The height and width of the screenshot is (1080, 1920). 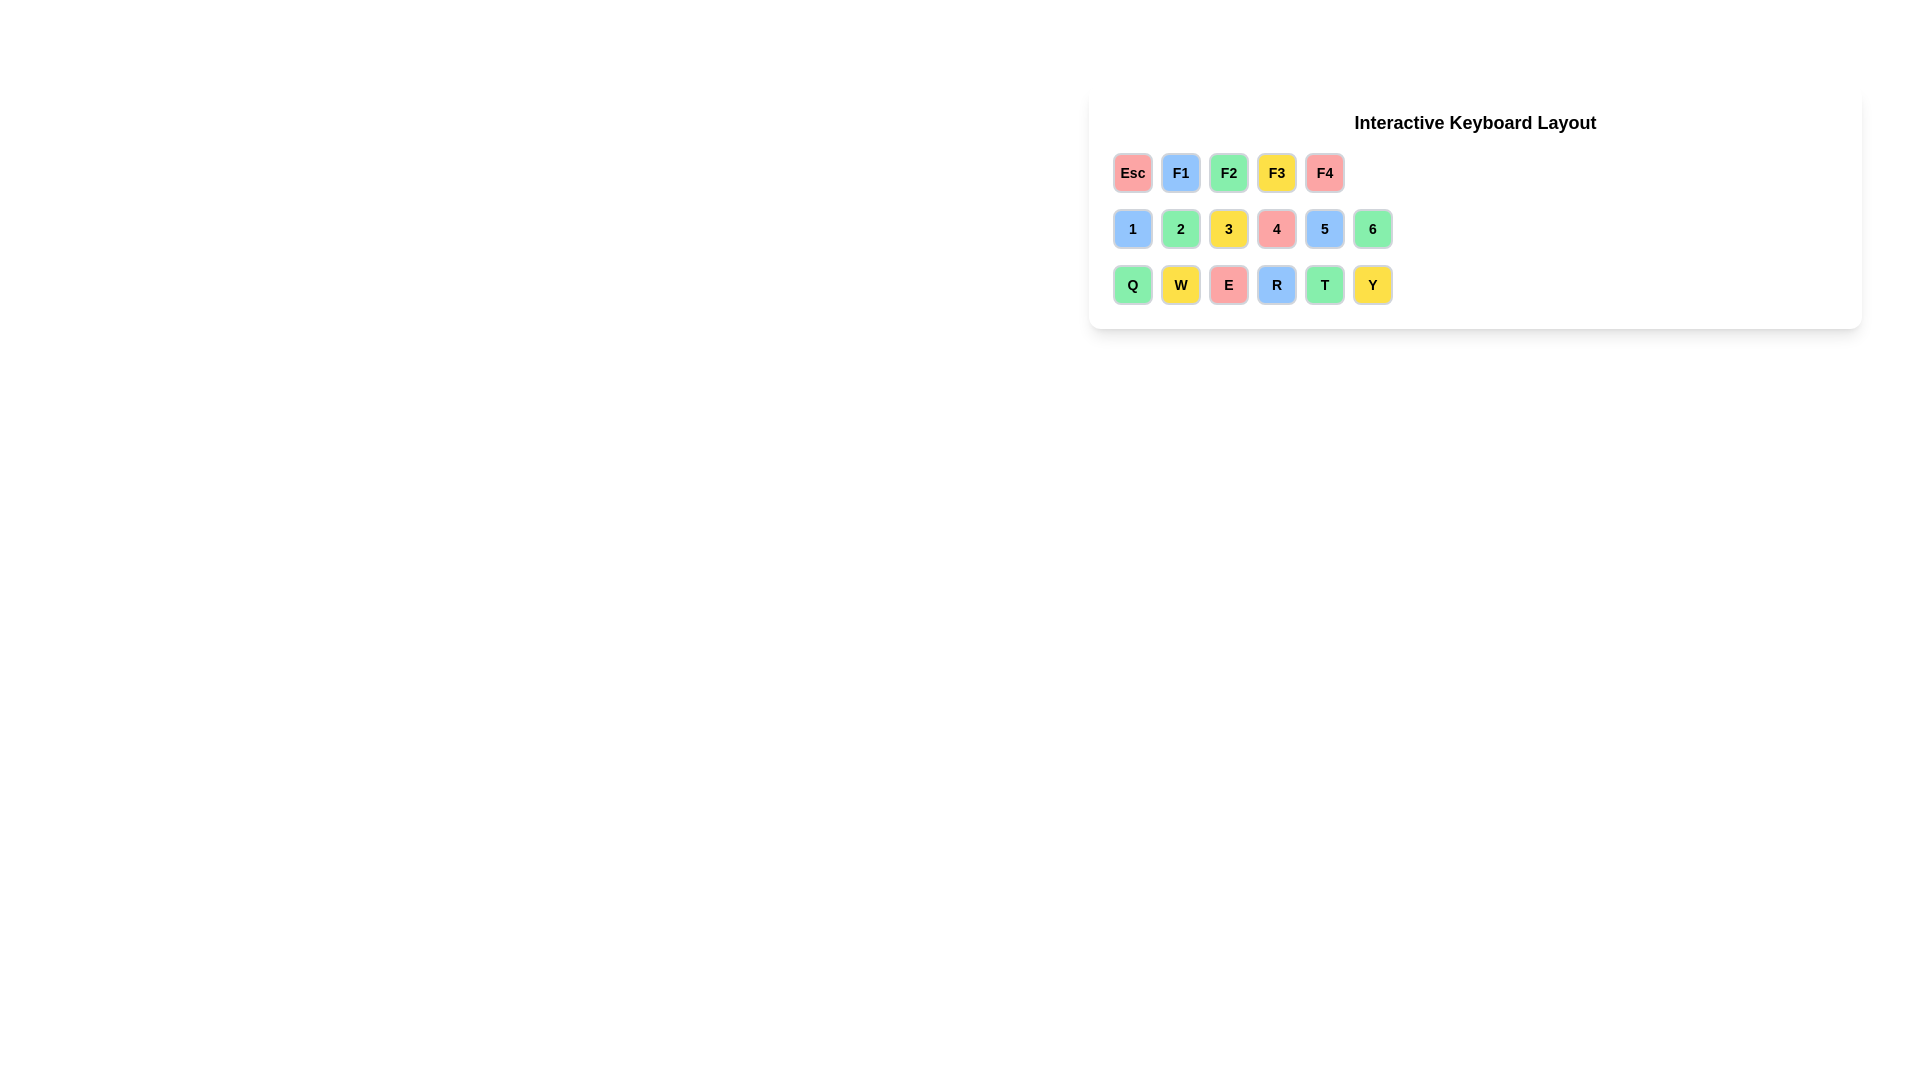 What do you see at coordinates (1132, 285) in the screenshot?
I see `the 'Q' key button, which is the first button in a horizontal group of six buttons ('Q', 'W', 'E', 'R', 'T', 'Y') located in the bottom-left part of the interface` at bounding box center [1132, 285].